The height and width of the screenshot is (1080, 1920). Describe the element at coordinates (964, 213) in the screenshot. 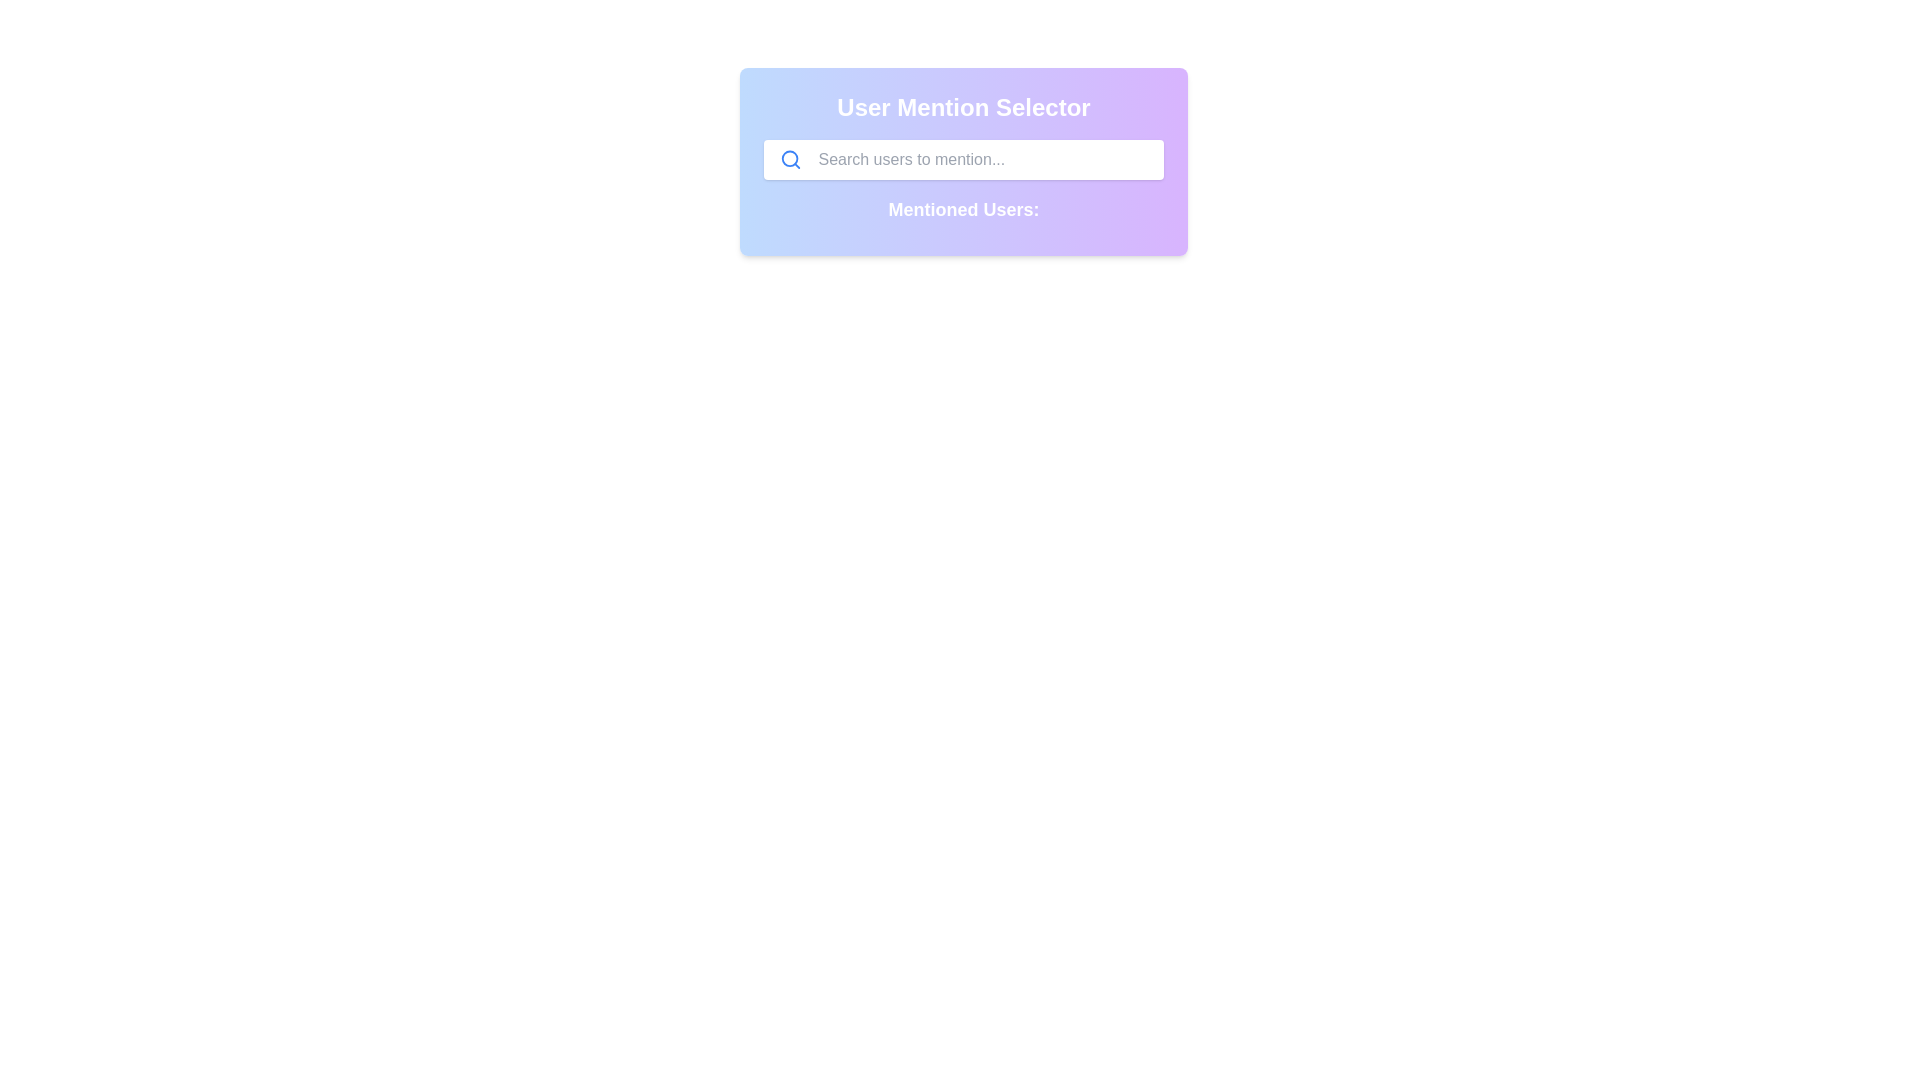

I see `label that displays 'Mentioned Users:' in bold white font, located below the 'Search users to mention...' input field in the 'User Mention Selector'` at that location.